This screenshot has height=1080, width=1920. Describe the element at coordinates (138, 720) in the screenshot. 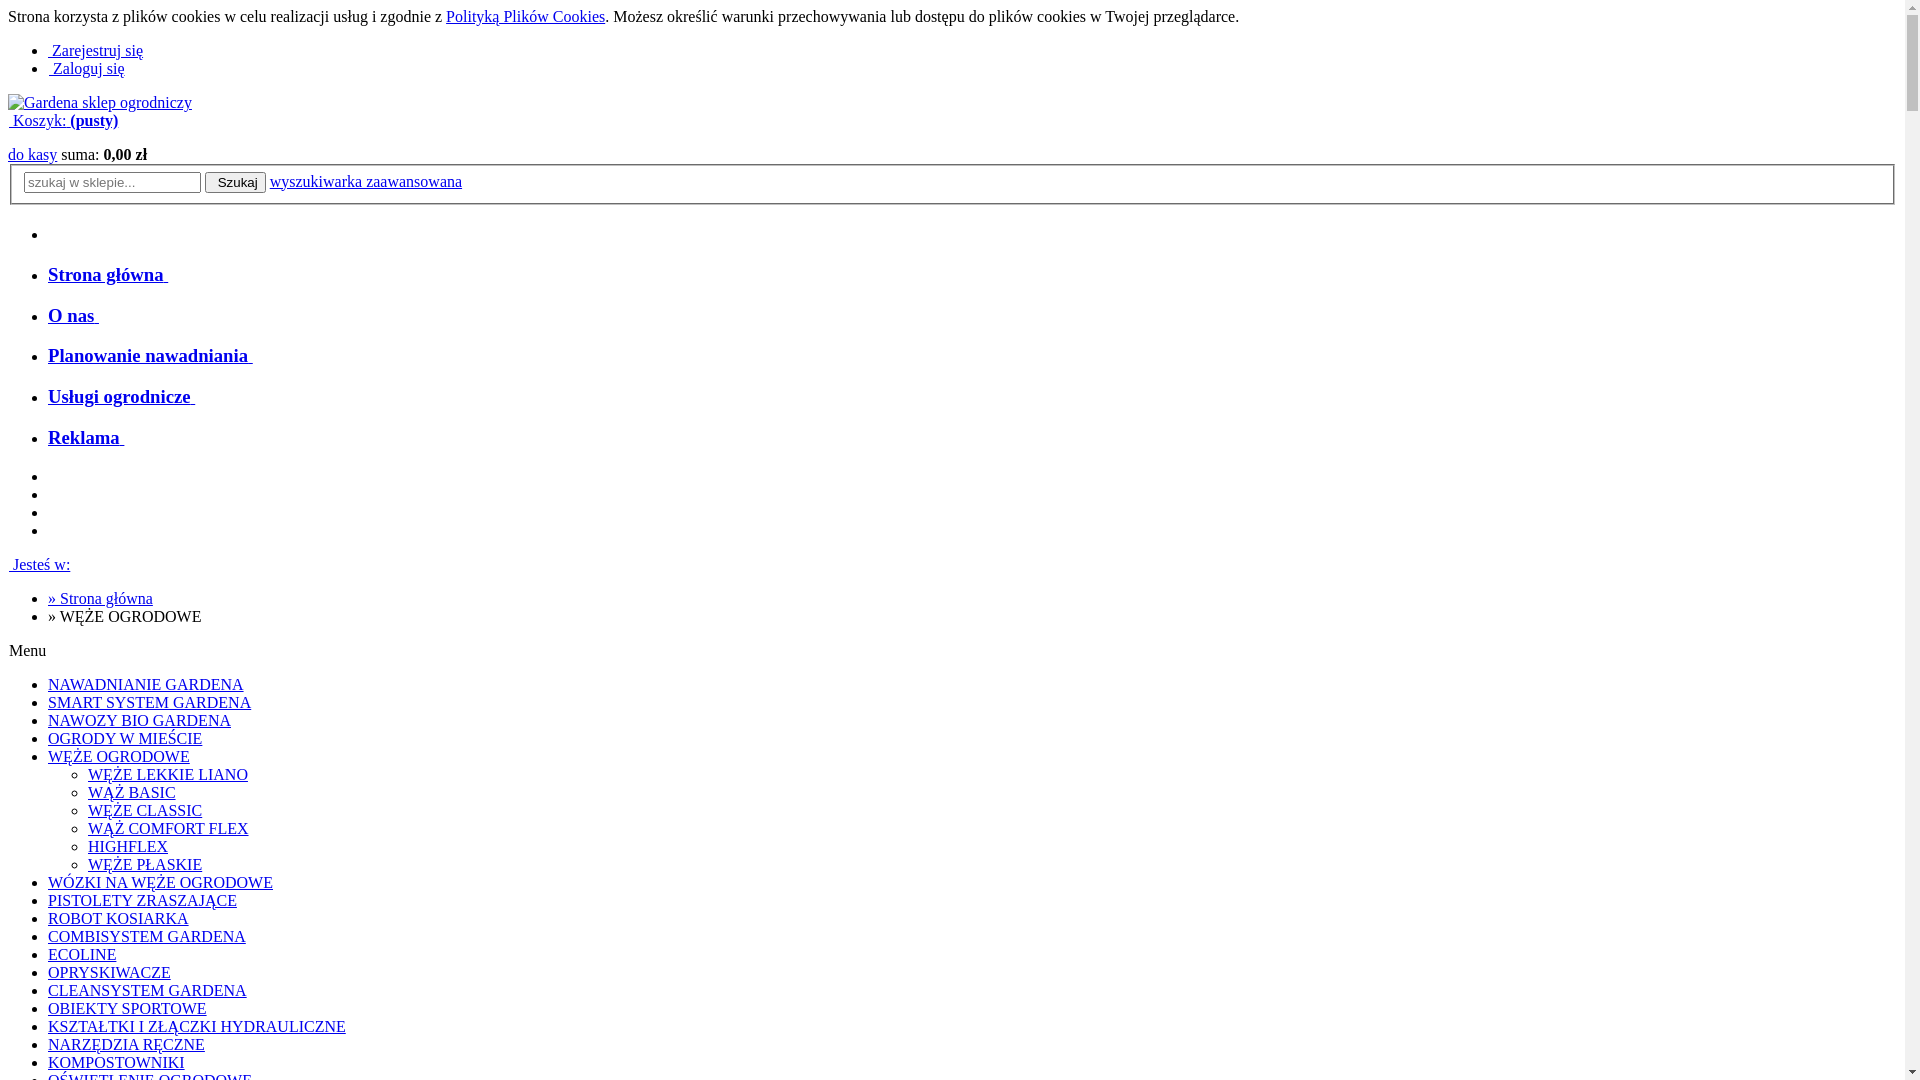

I see `'NAWOZY BIO GARDENA'` at that location.